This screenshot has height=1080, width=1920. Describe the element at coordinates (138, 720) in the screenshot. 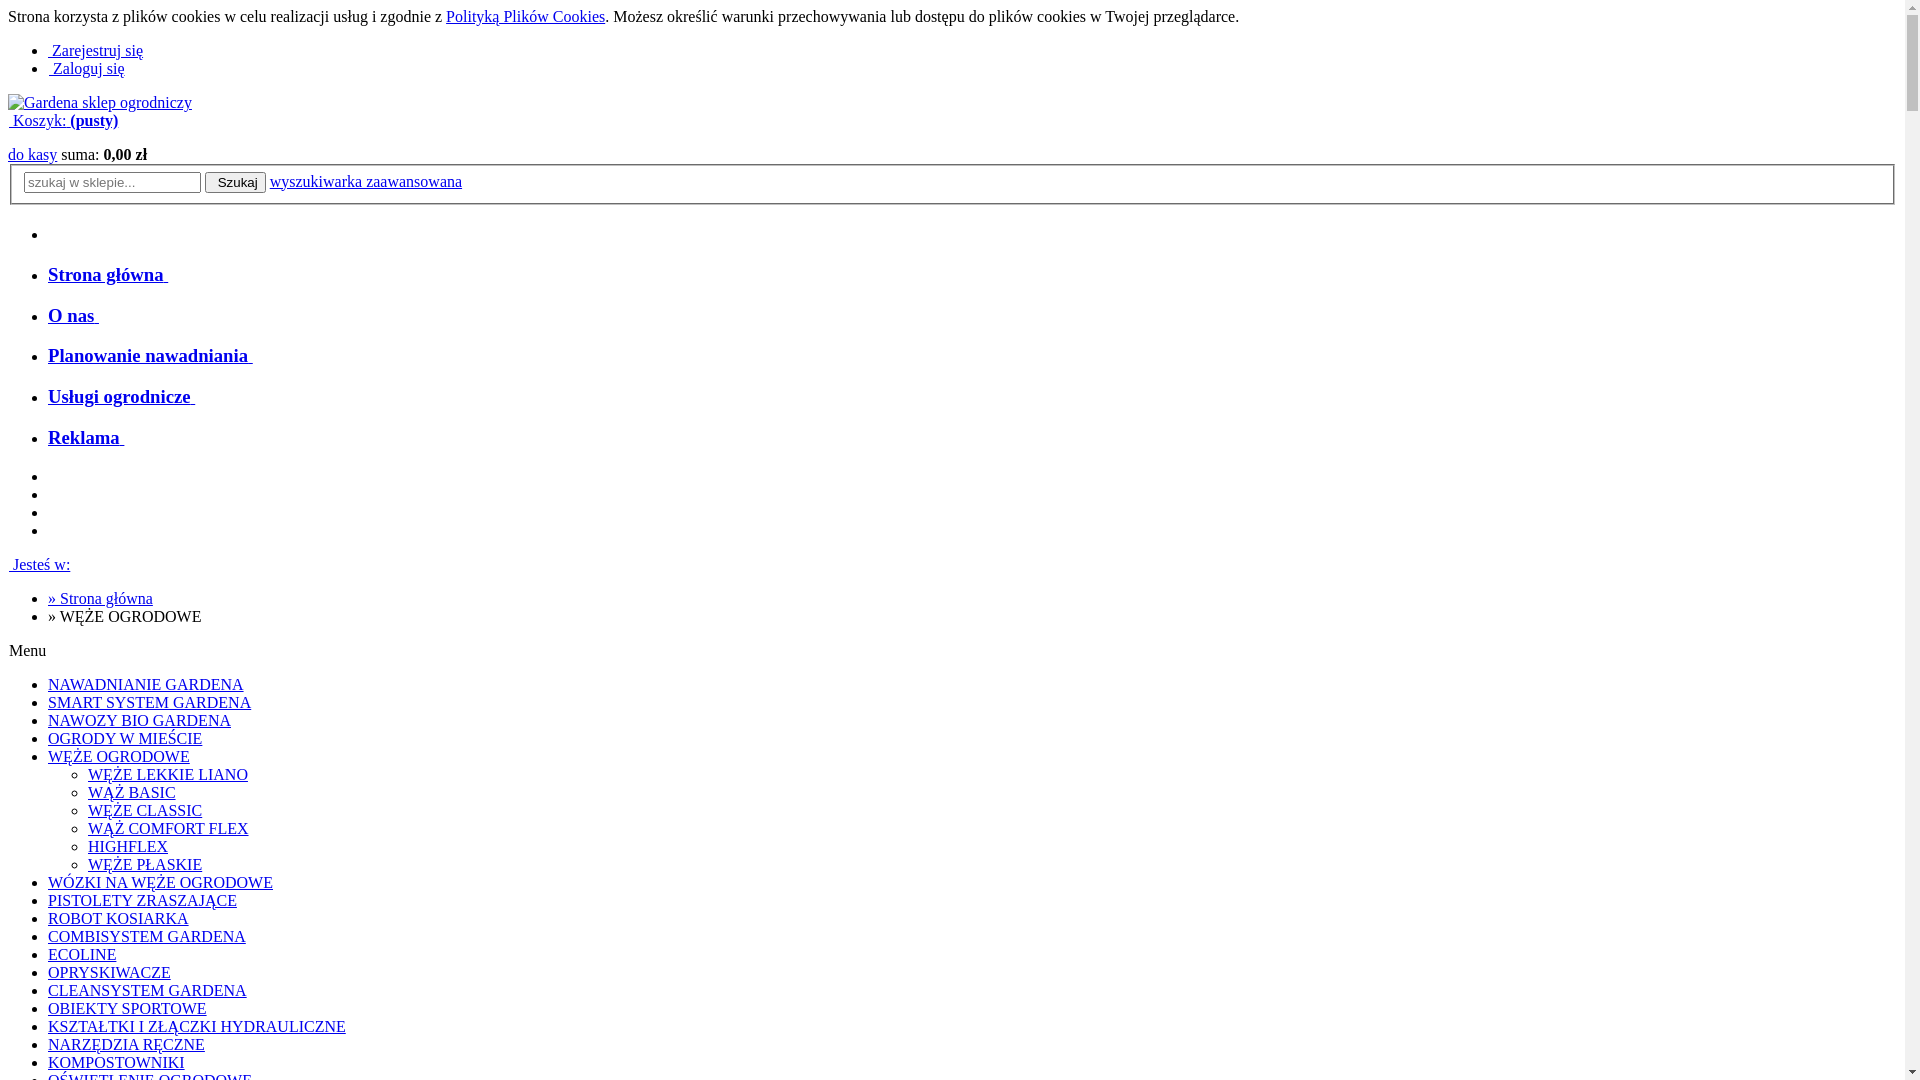

I see `'NAWOZY BIO GARDENA'` at that location.